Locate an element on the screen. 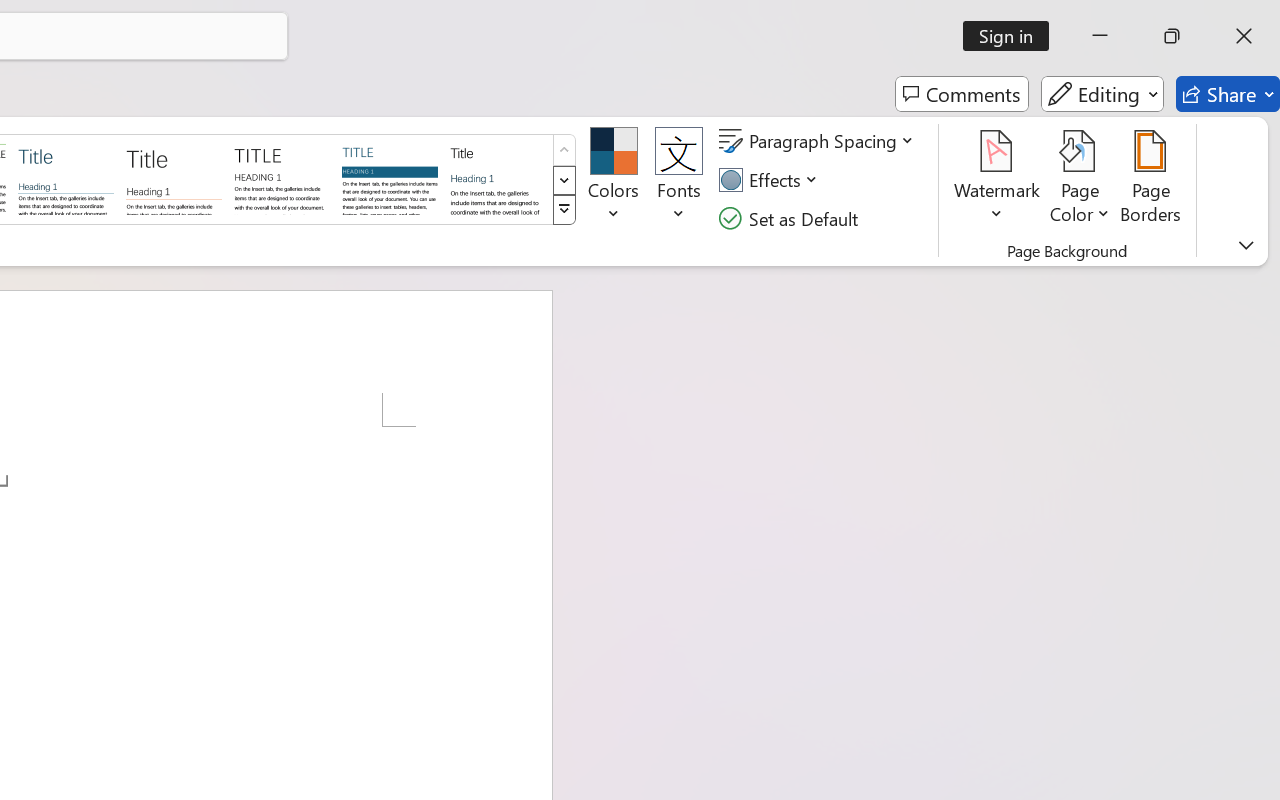 The height and width of the screenshot is (800, 1280). 'Editing' is located at coordinates (1101, 94).